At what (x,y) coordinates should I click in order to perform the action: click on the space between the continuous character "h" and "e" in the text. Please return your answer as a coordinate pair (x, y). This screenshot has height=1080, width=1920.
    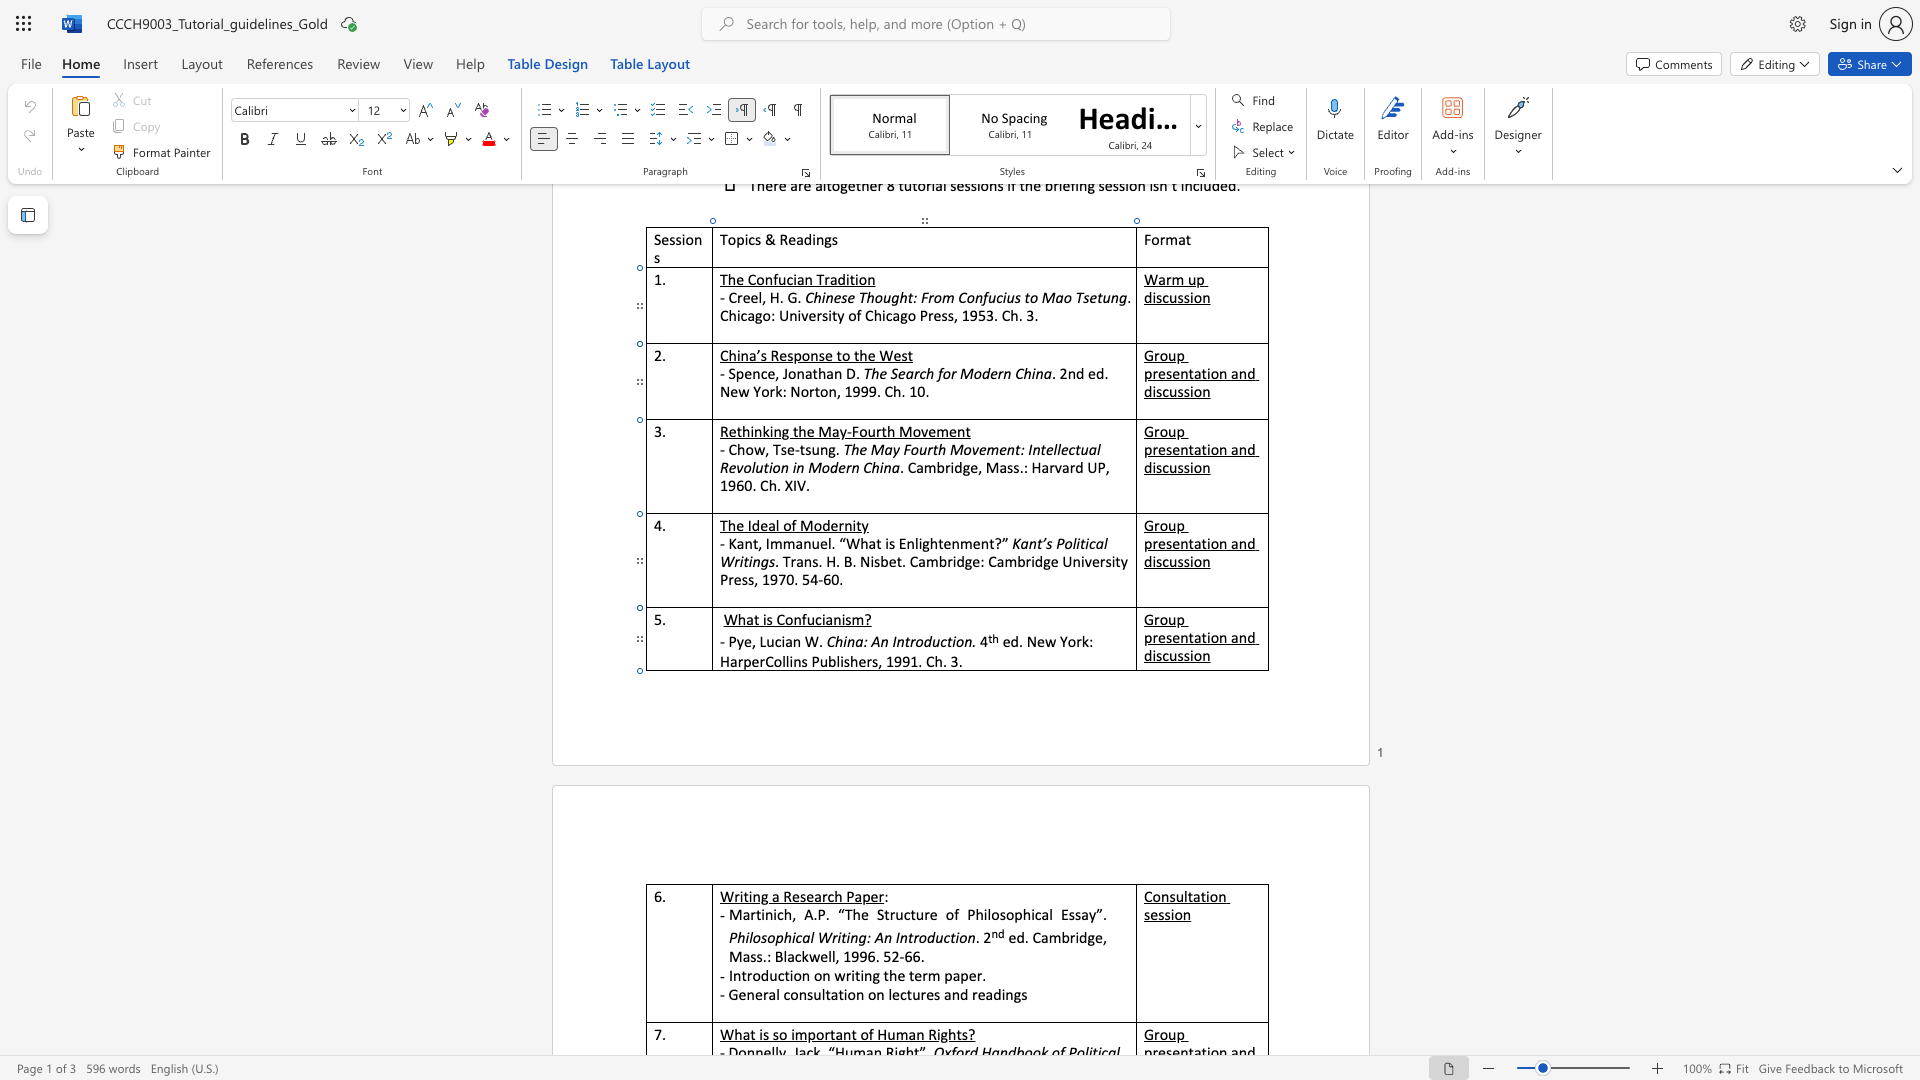
    Looking at the image, I should click on (858, 661).